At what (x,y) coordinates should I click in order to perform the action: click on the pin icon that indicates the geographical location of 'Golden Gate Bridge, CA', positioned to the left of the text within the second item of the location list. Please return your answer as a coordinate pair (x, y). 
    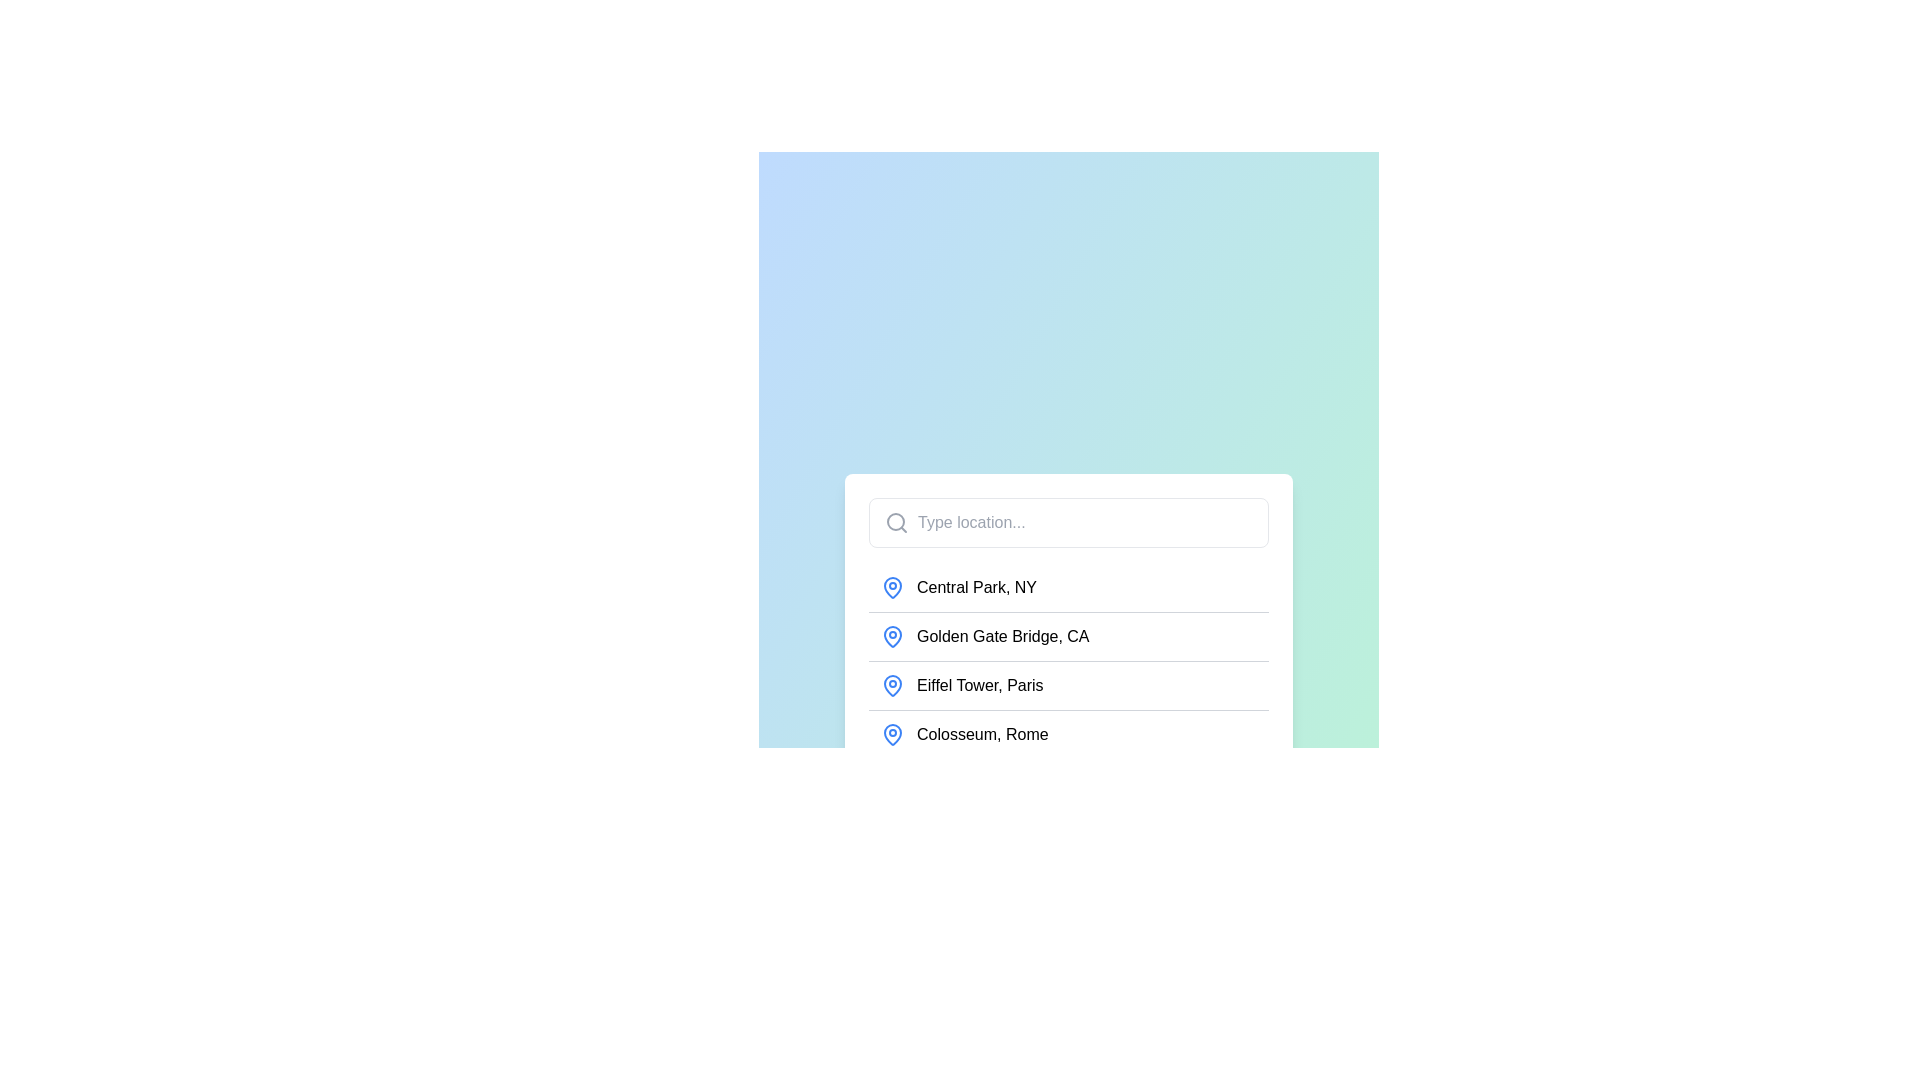
    Looking at the image, I should click on (891, 636).